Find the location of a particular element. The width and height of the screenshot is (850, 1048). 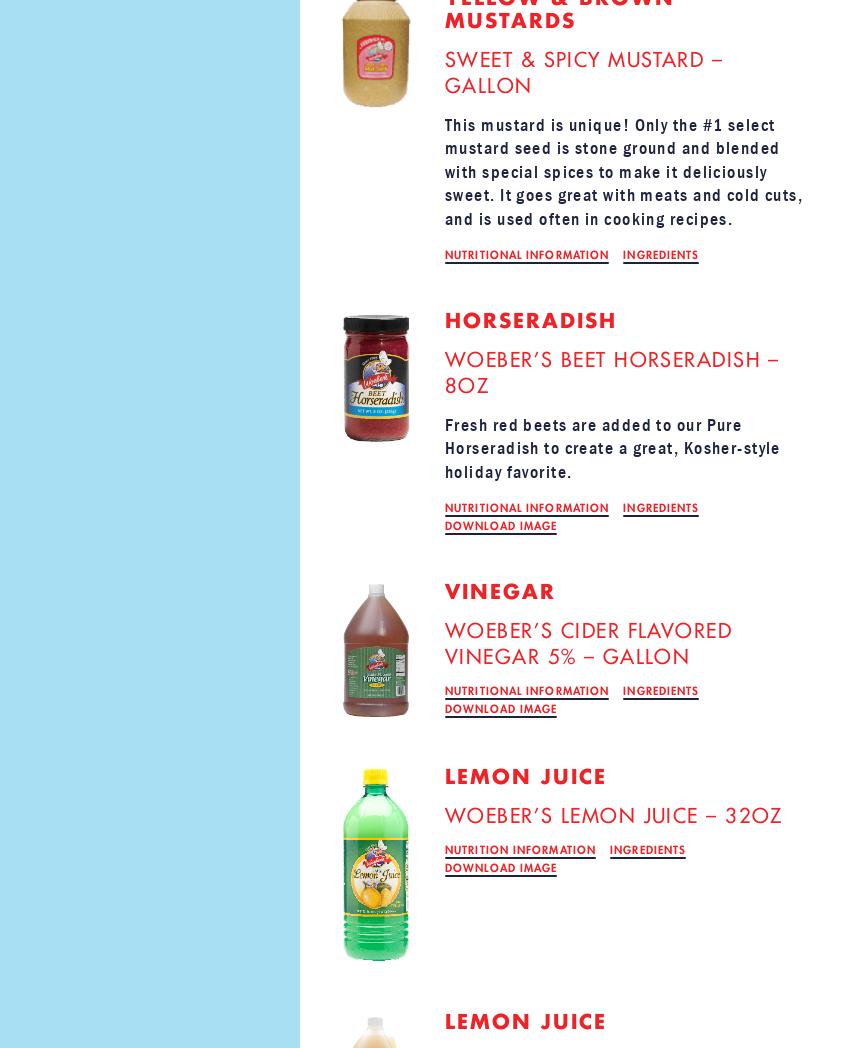

'NUTRITION INFORMATION' is located at coordinates (519, 850).